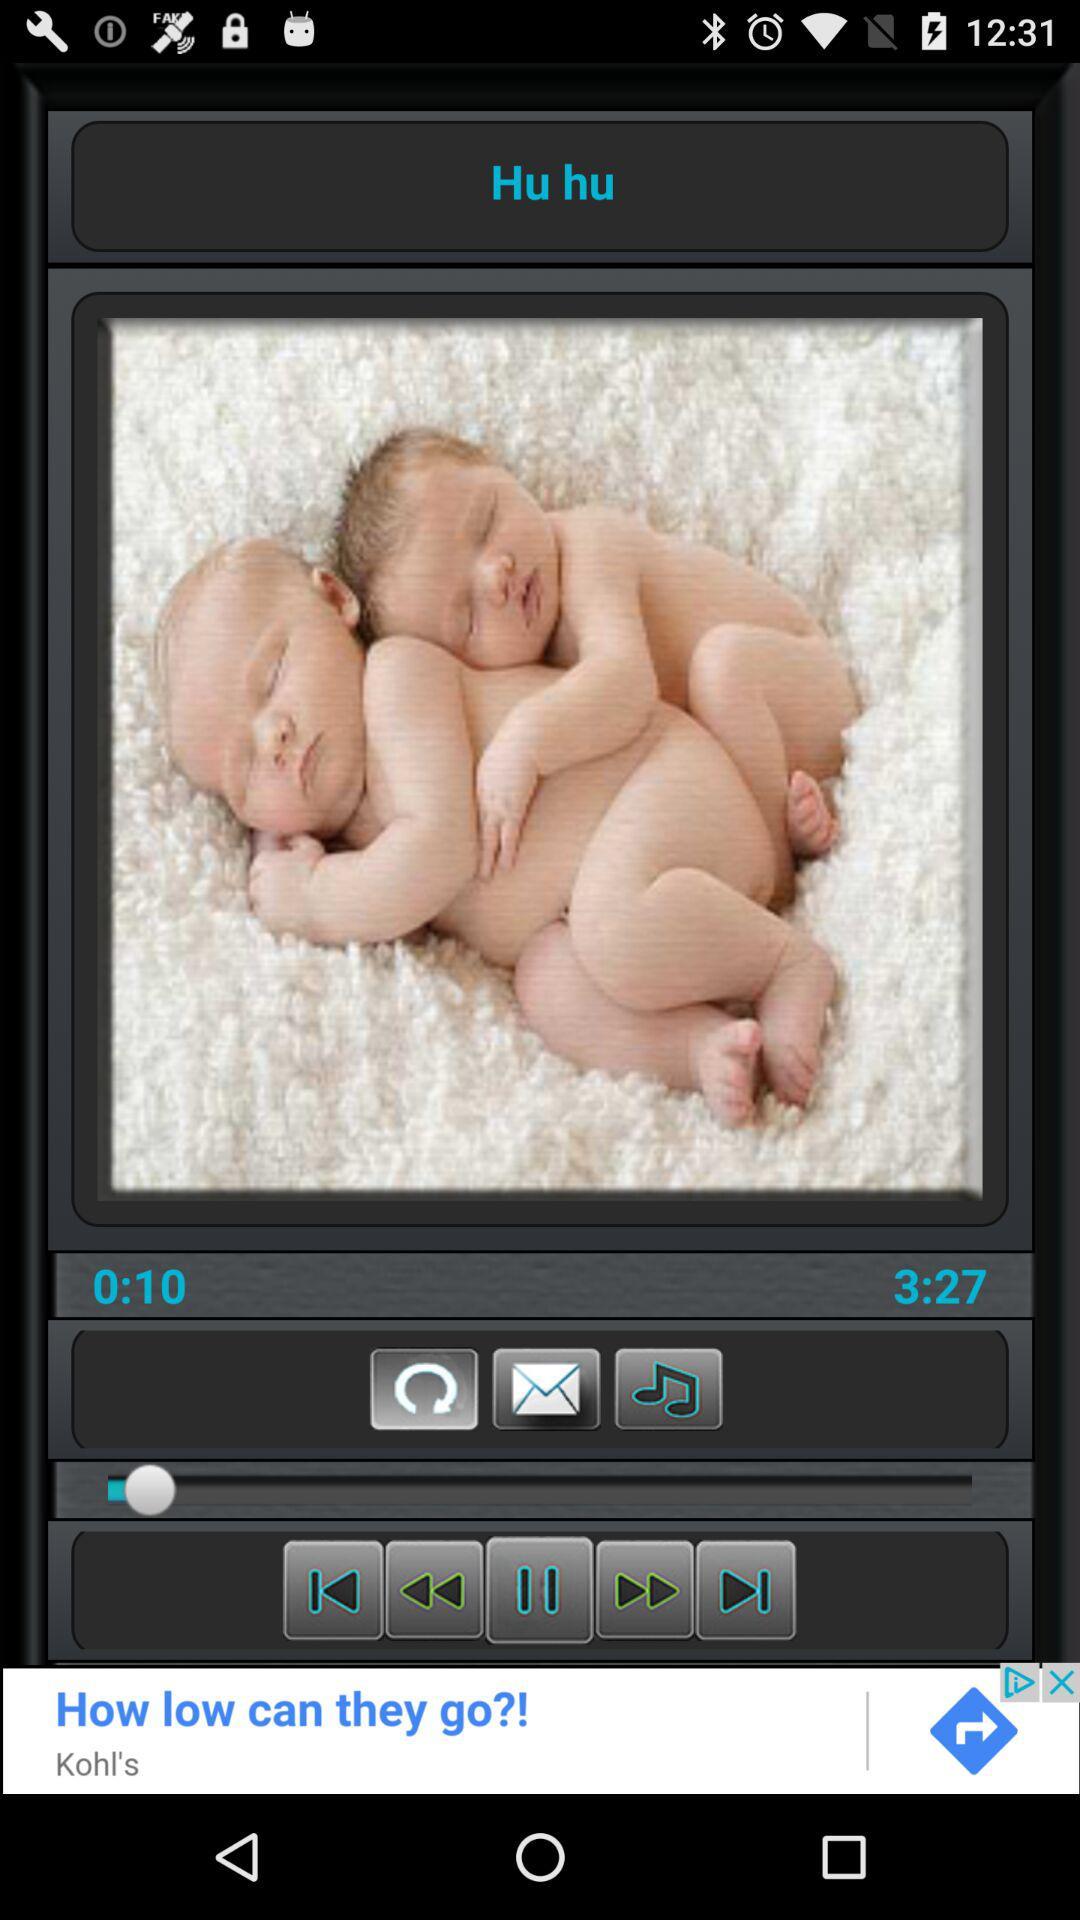 The width and height of the screenshot is (1080, 1920). I want to click on skip to next track, so click(745, 1589).